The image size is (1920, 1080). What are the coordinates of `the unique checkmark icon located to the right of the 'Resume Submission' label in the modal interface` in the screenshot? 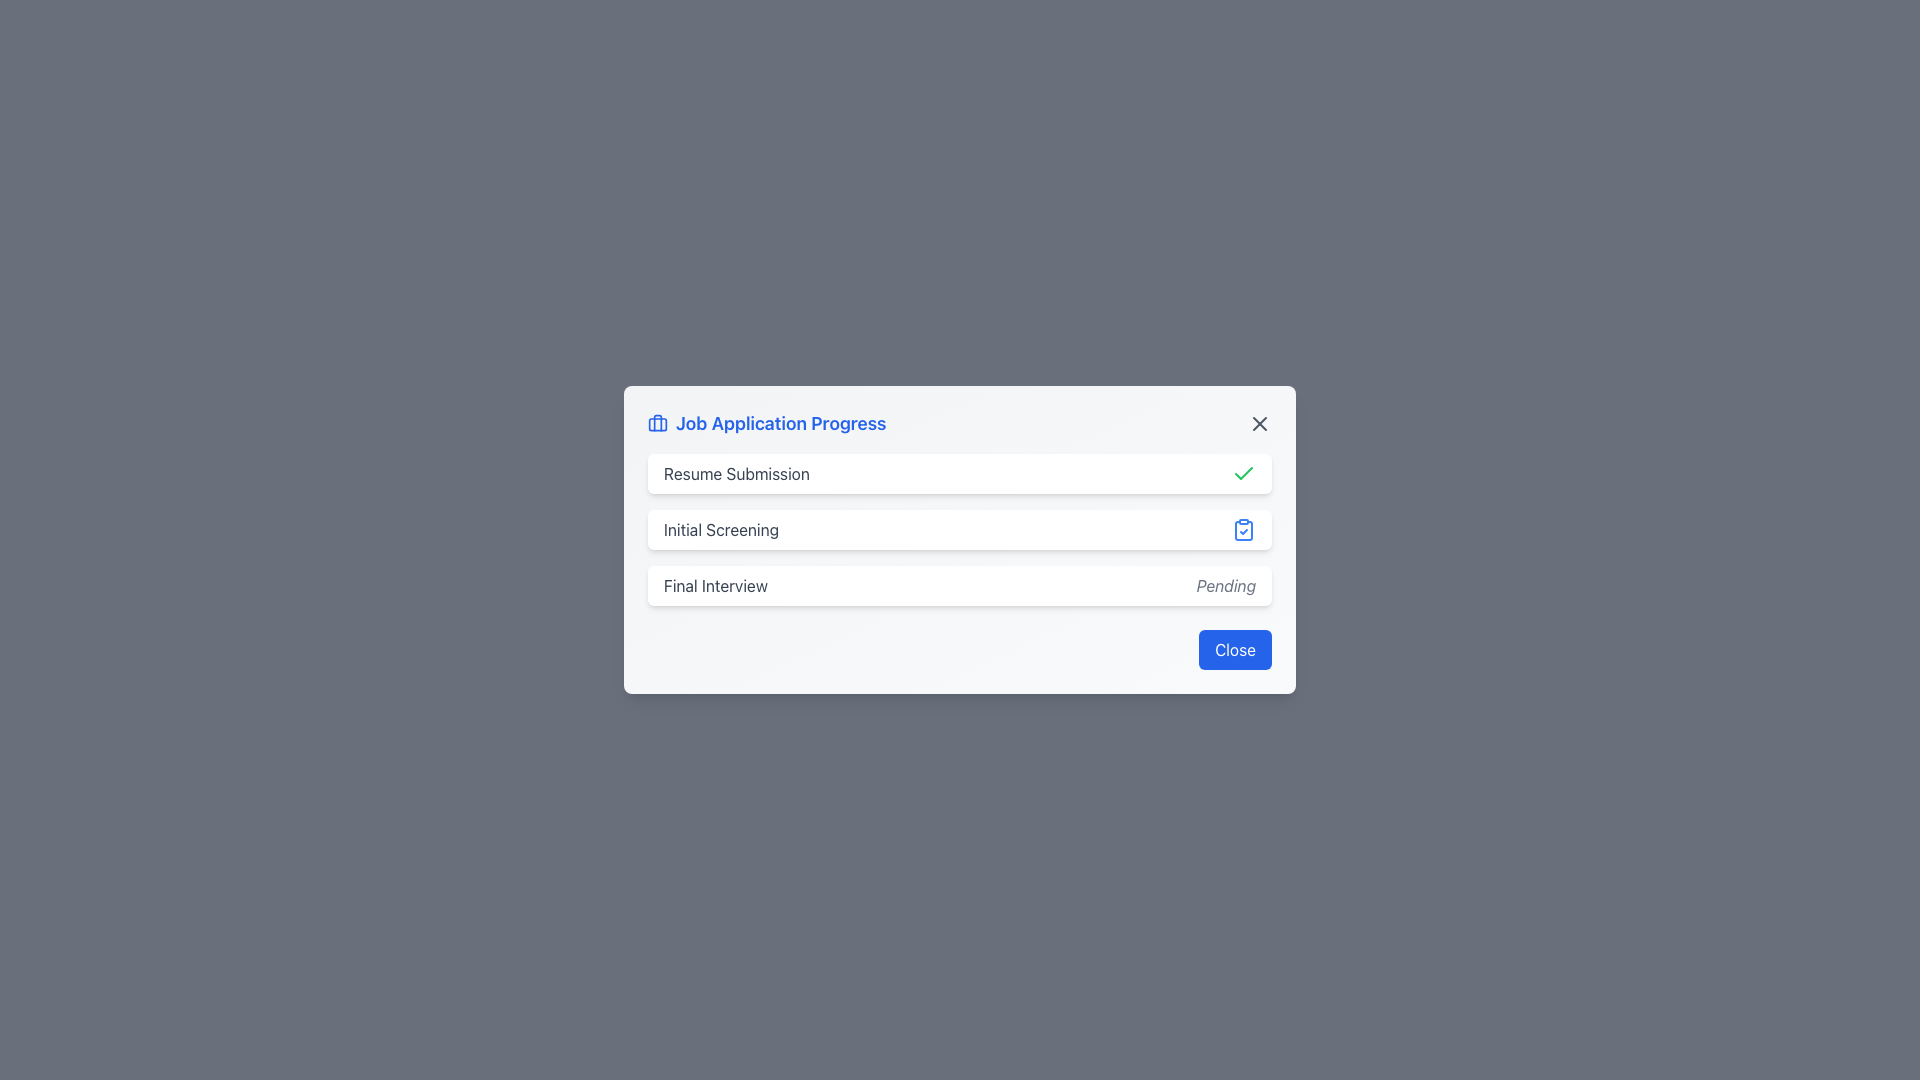 It's located at (1242, 473).